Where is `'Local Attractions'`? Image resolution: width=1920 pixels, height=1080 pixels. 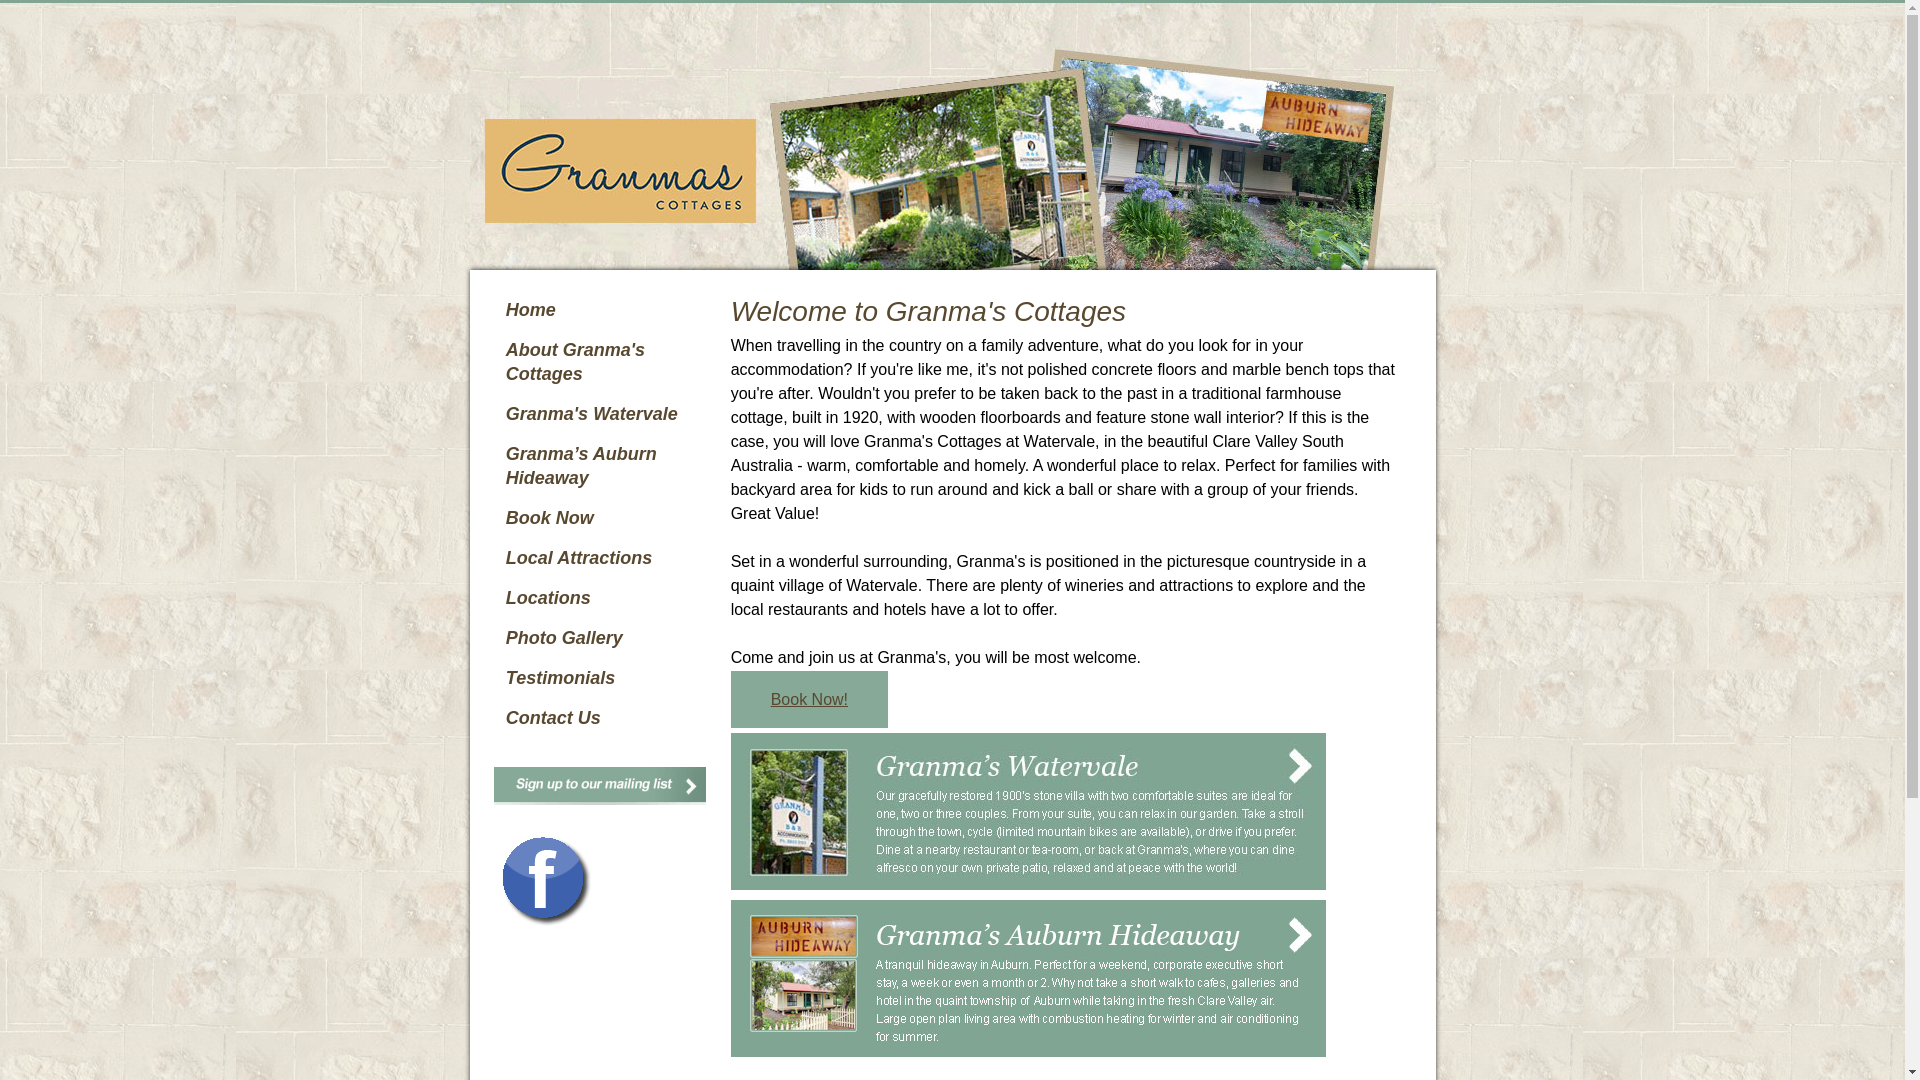 'Local Attractions' is located at coordinates (494, 558).